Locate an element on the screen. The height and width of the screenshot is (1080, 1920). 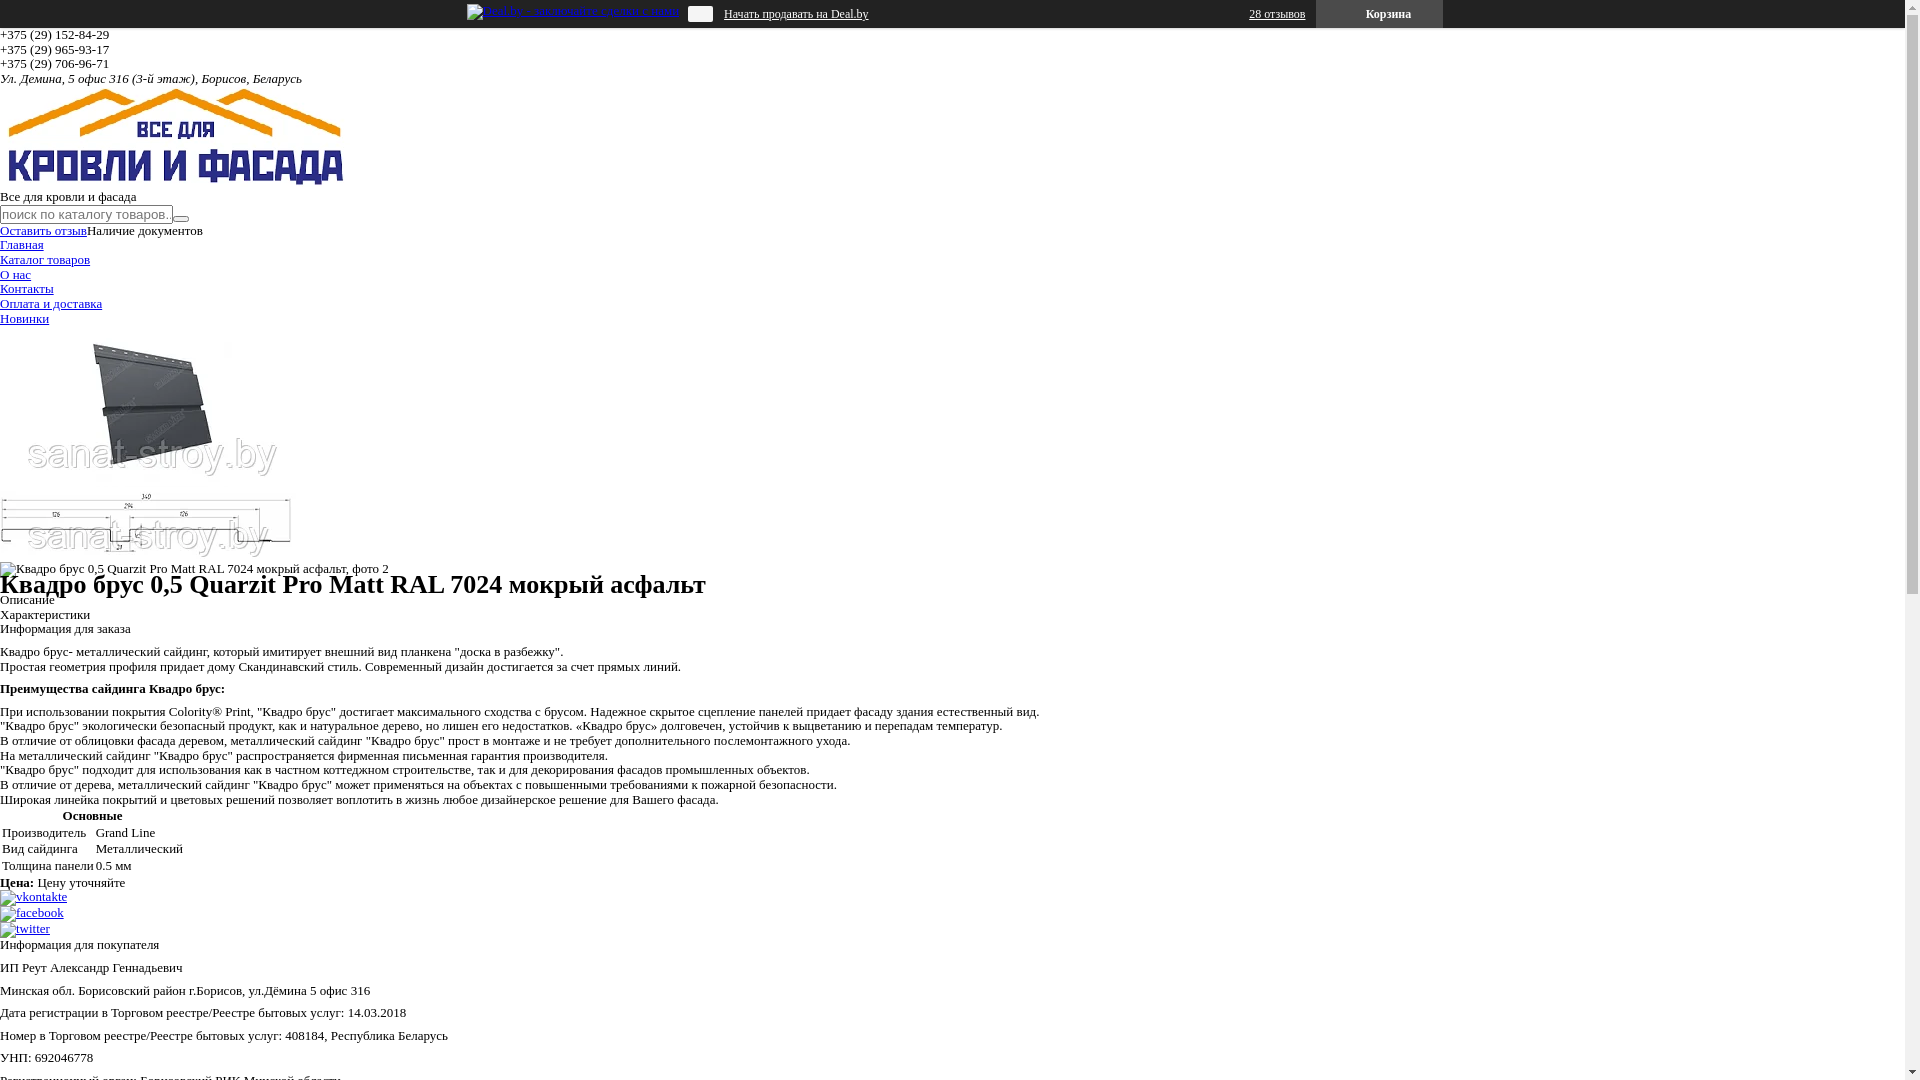
'facebook' is located at coordinates (32, 912).